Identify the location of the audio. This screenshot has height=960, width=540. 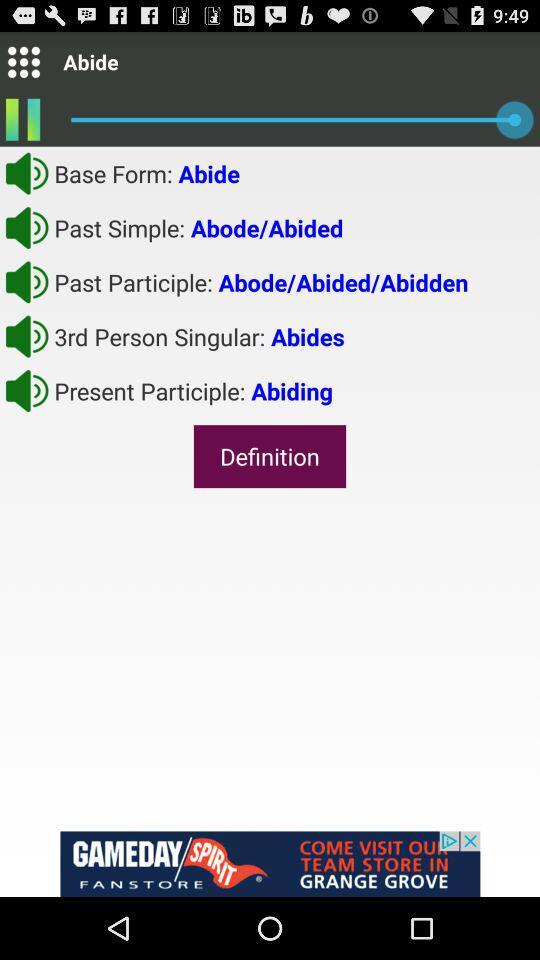
(26, 227).